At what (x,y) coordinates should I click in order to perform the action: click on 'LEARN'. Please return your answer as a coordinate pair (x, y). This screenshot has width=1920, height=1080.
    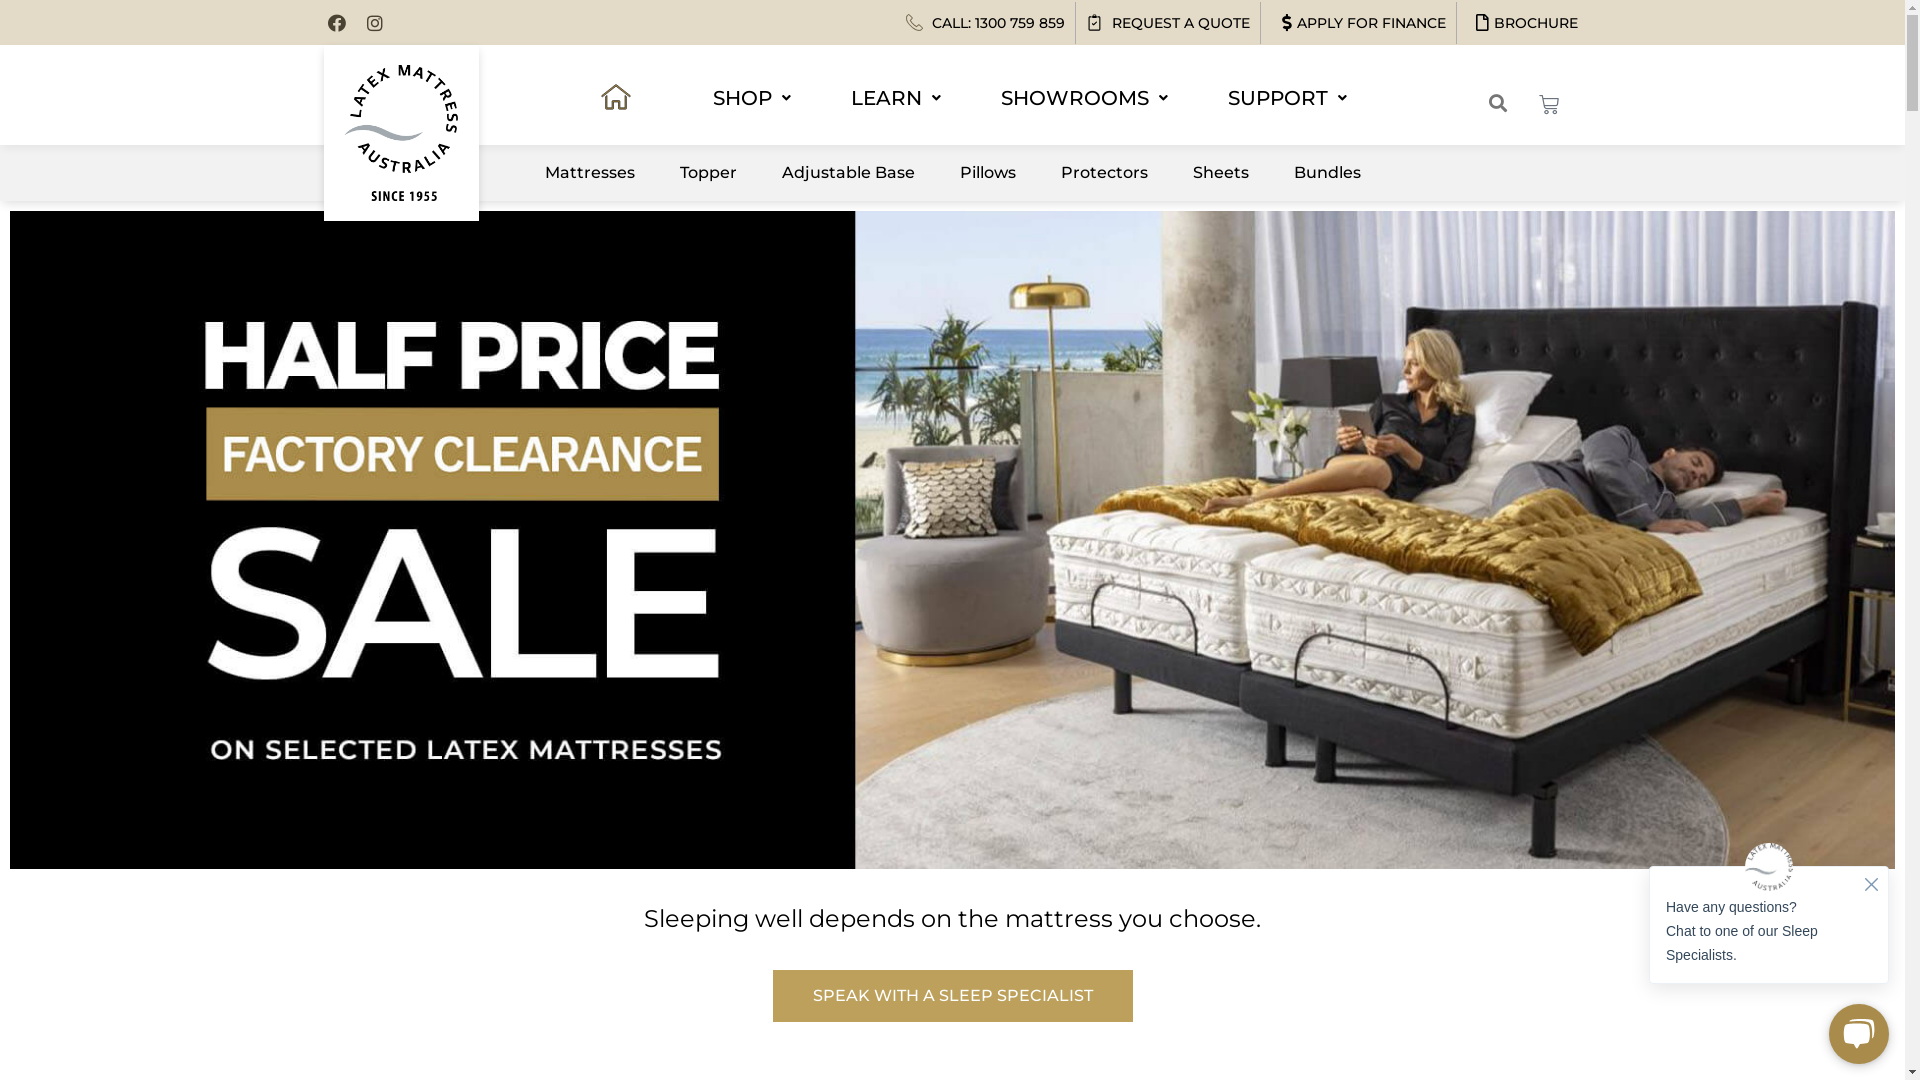
    Looking at the image, I should click on (895, 97).